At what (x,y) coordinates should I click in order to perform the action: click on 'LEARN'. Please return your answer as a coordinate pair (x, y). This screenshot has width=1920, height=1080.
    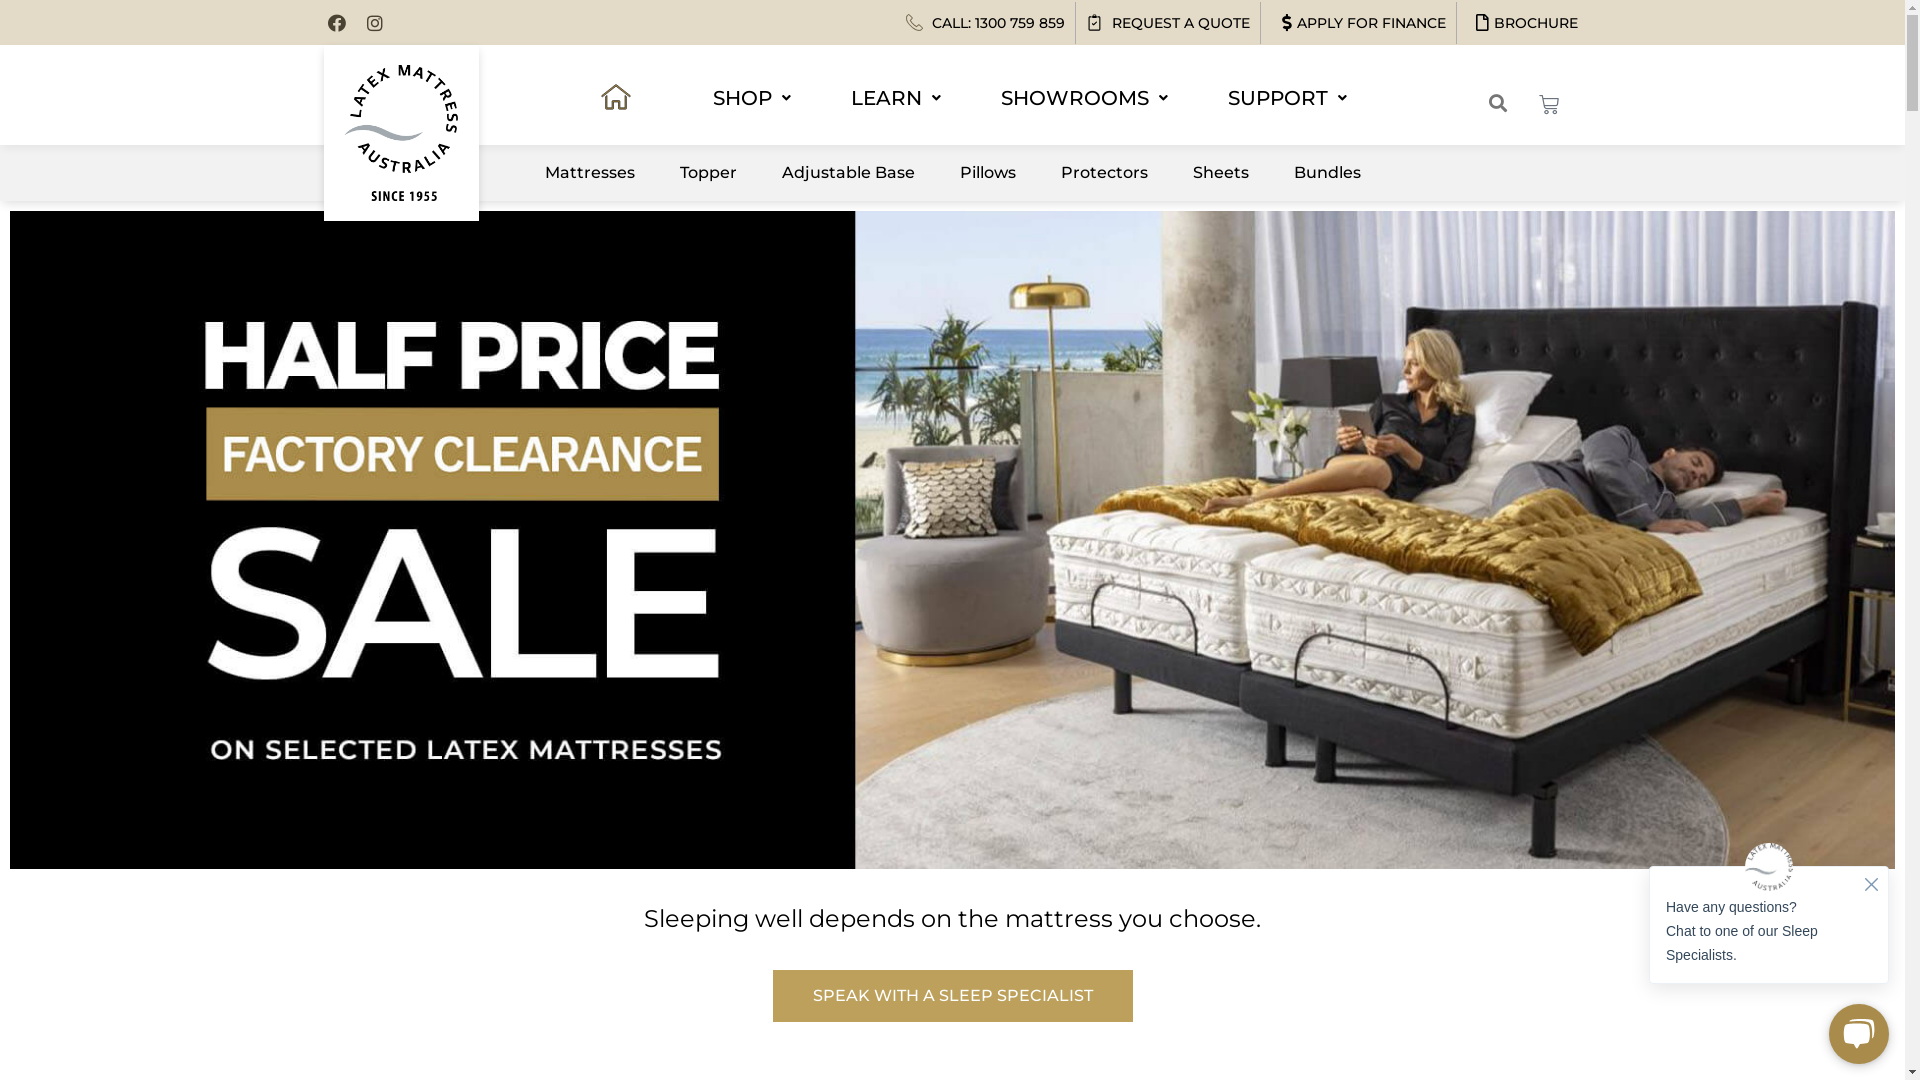
    Looking at the image, I should click on (895, 97).